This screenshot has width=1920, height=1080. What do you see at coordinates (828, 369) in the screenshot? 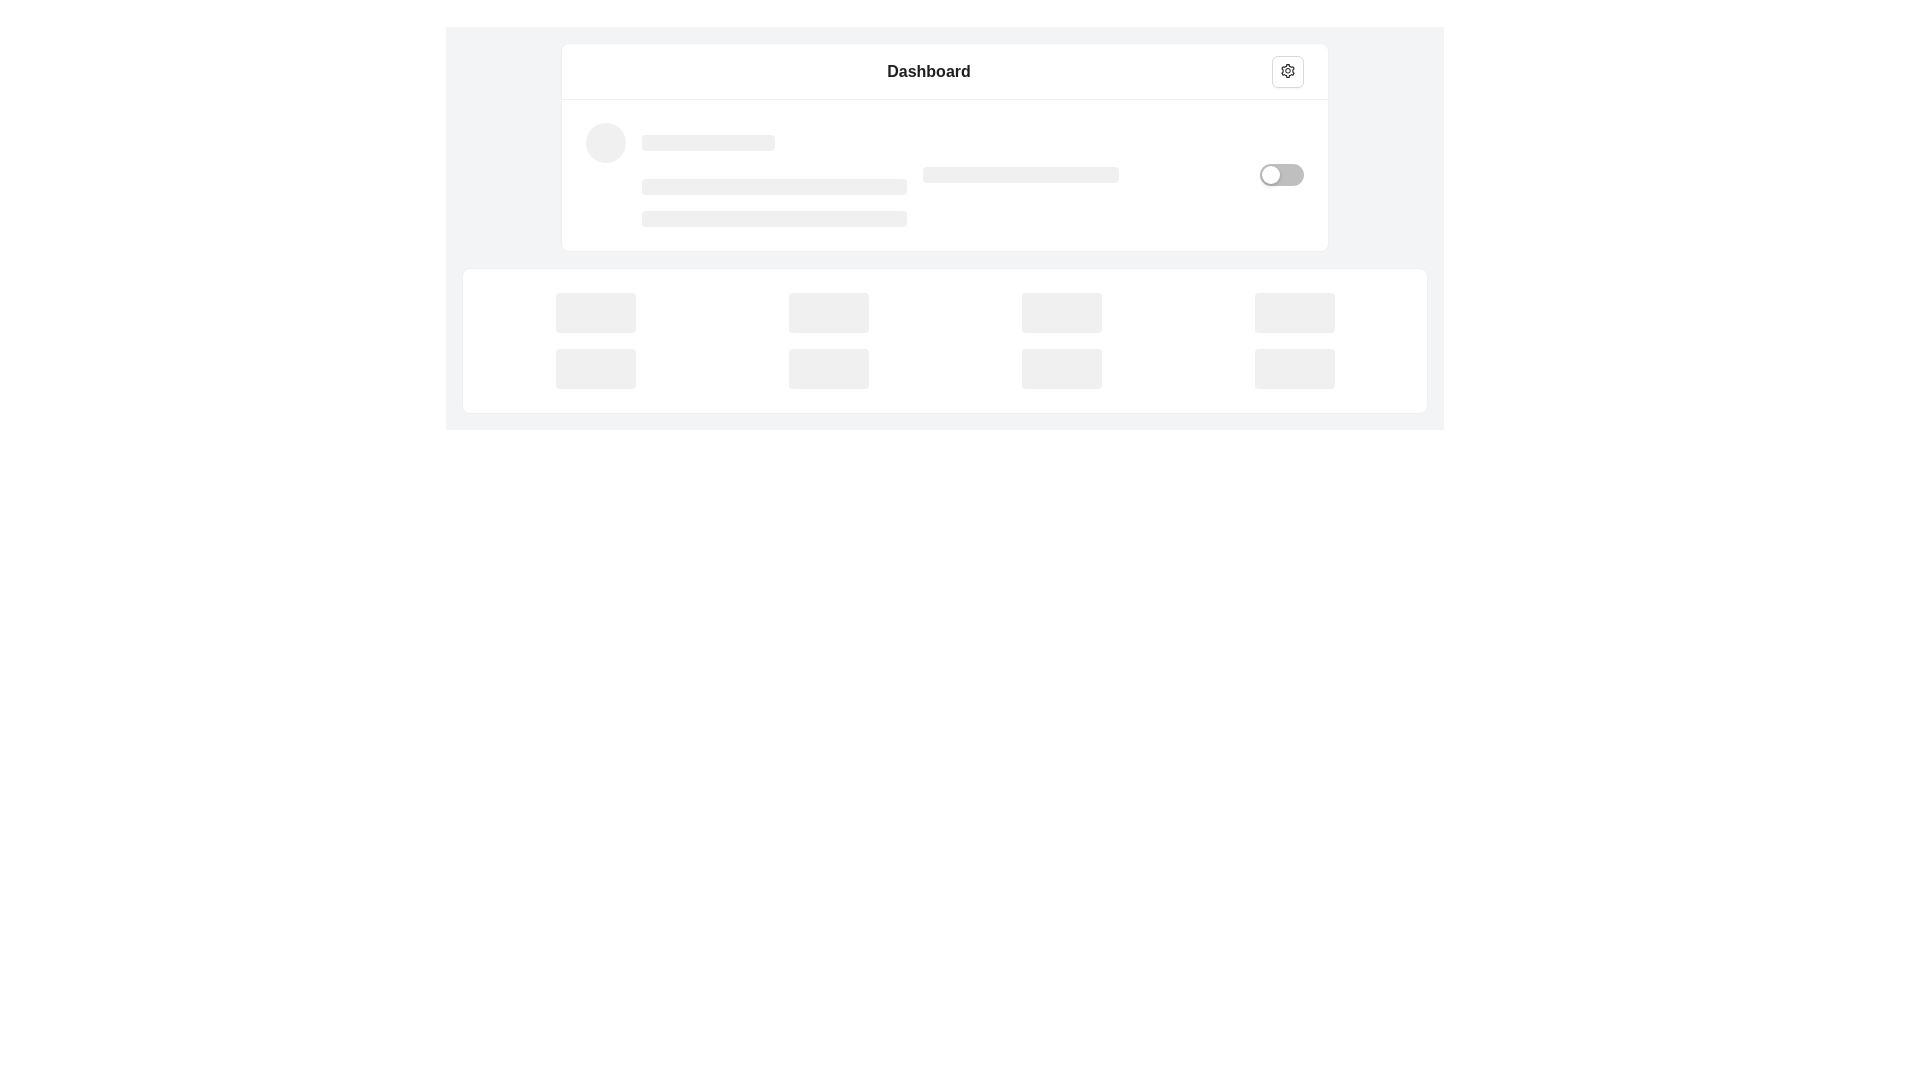
I see `the Skeleton button placeholder, which is the third item from the left in a horizontal grid layout, used during content loading` at bounding box center [828, 369].